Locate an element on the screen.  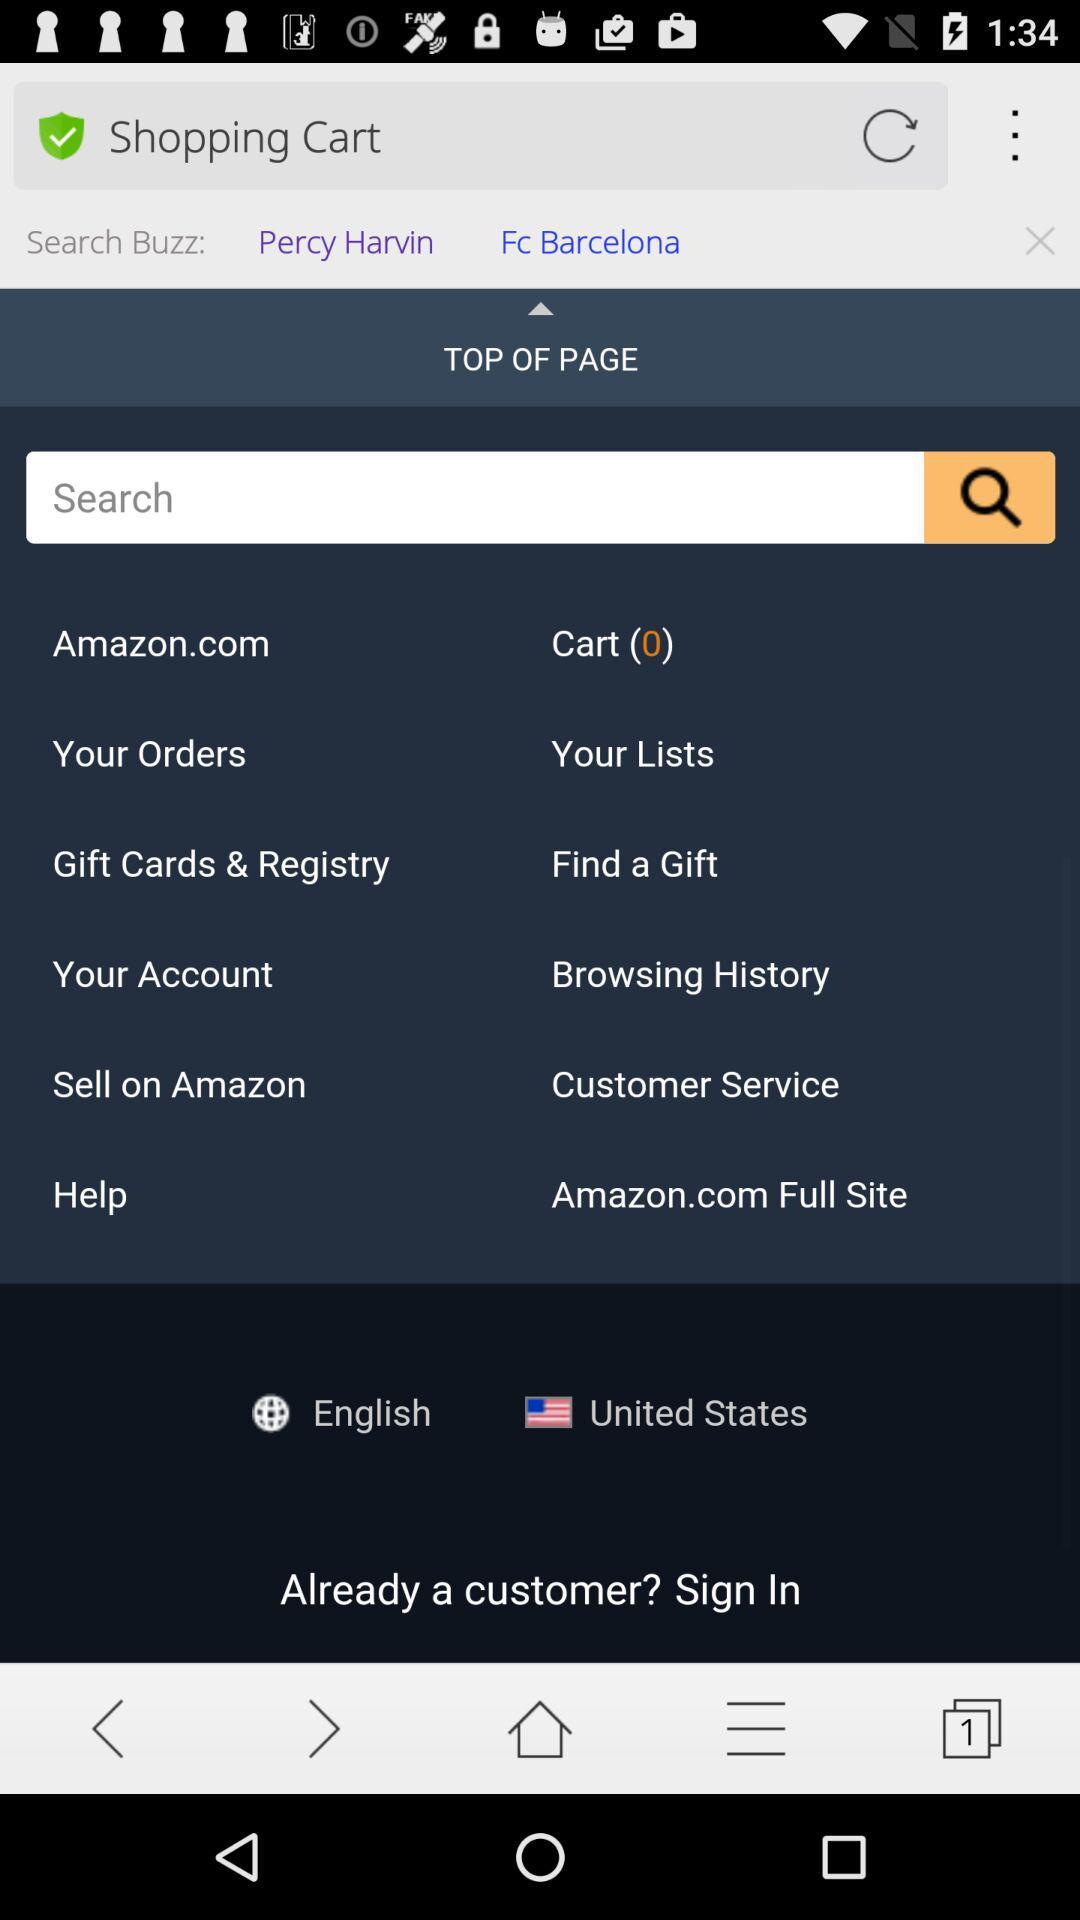
item below shopping cart app is located at coordinates (596, 246).